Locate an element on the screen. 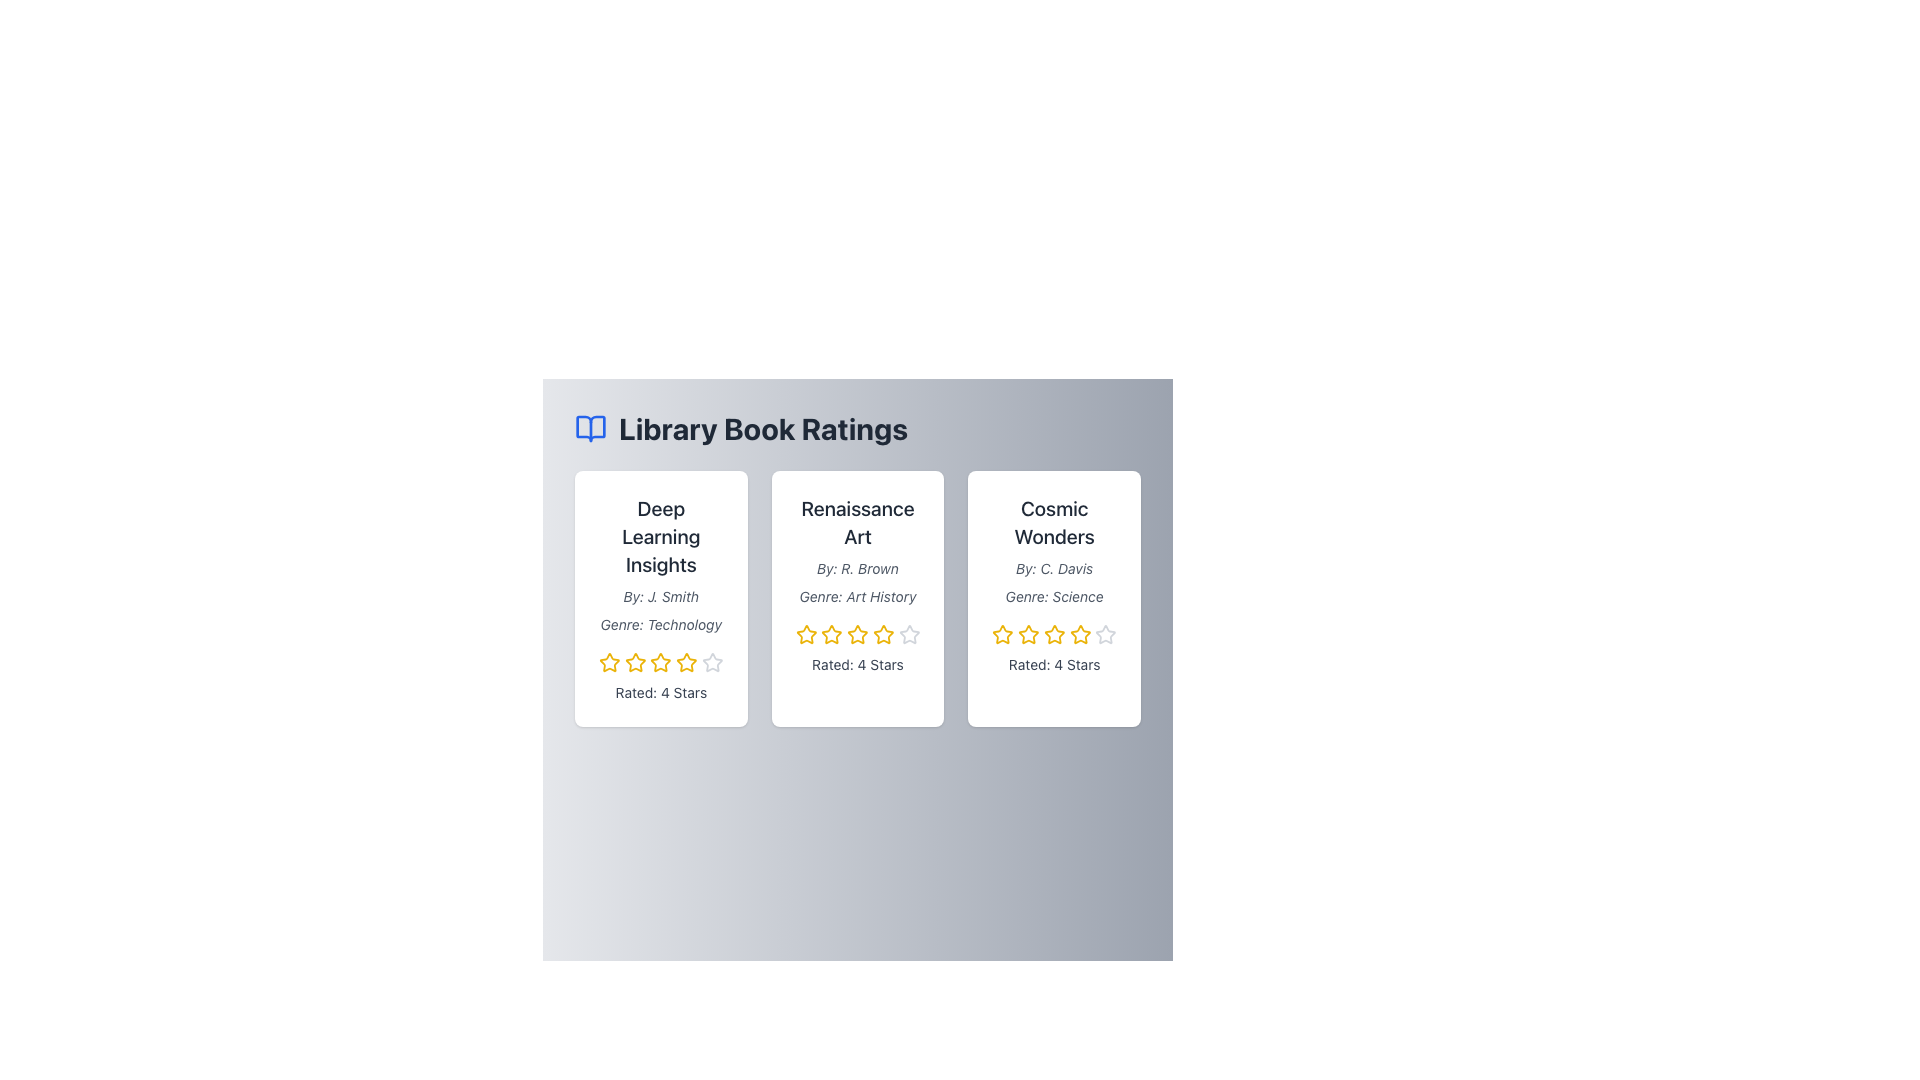  author information from the Text Label displaying 'By: R. Brown' styled in a small gray italic font, located in the middle portion of the card component is located at coordinates (858, 569).